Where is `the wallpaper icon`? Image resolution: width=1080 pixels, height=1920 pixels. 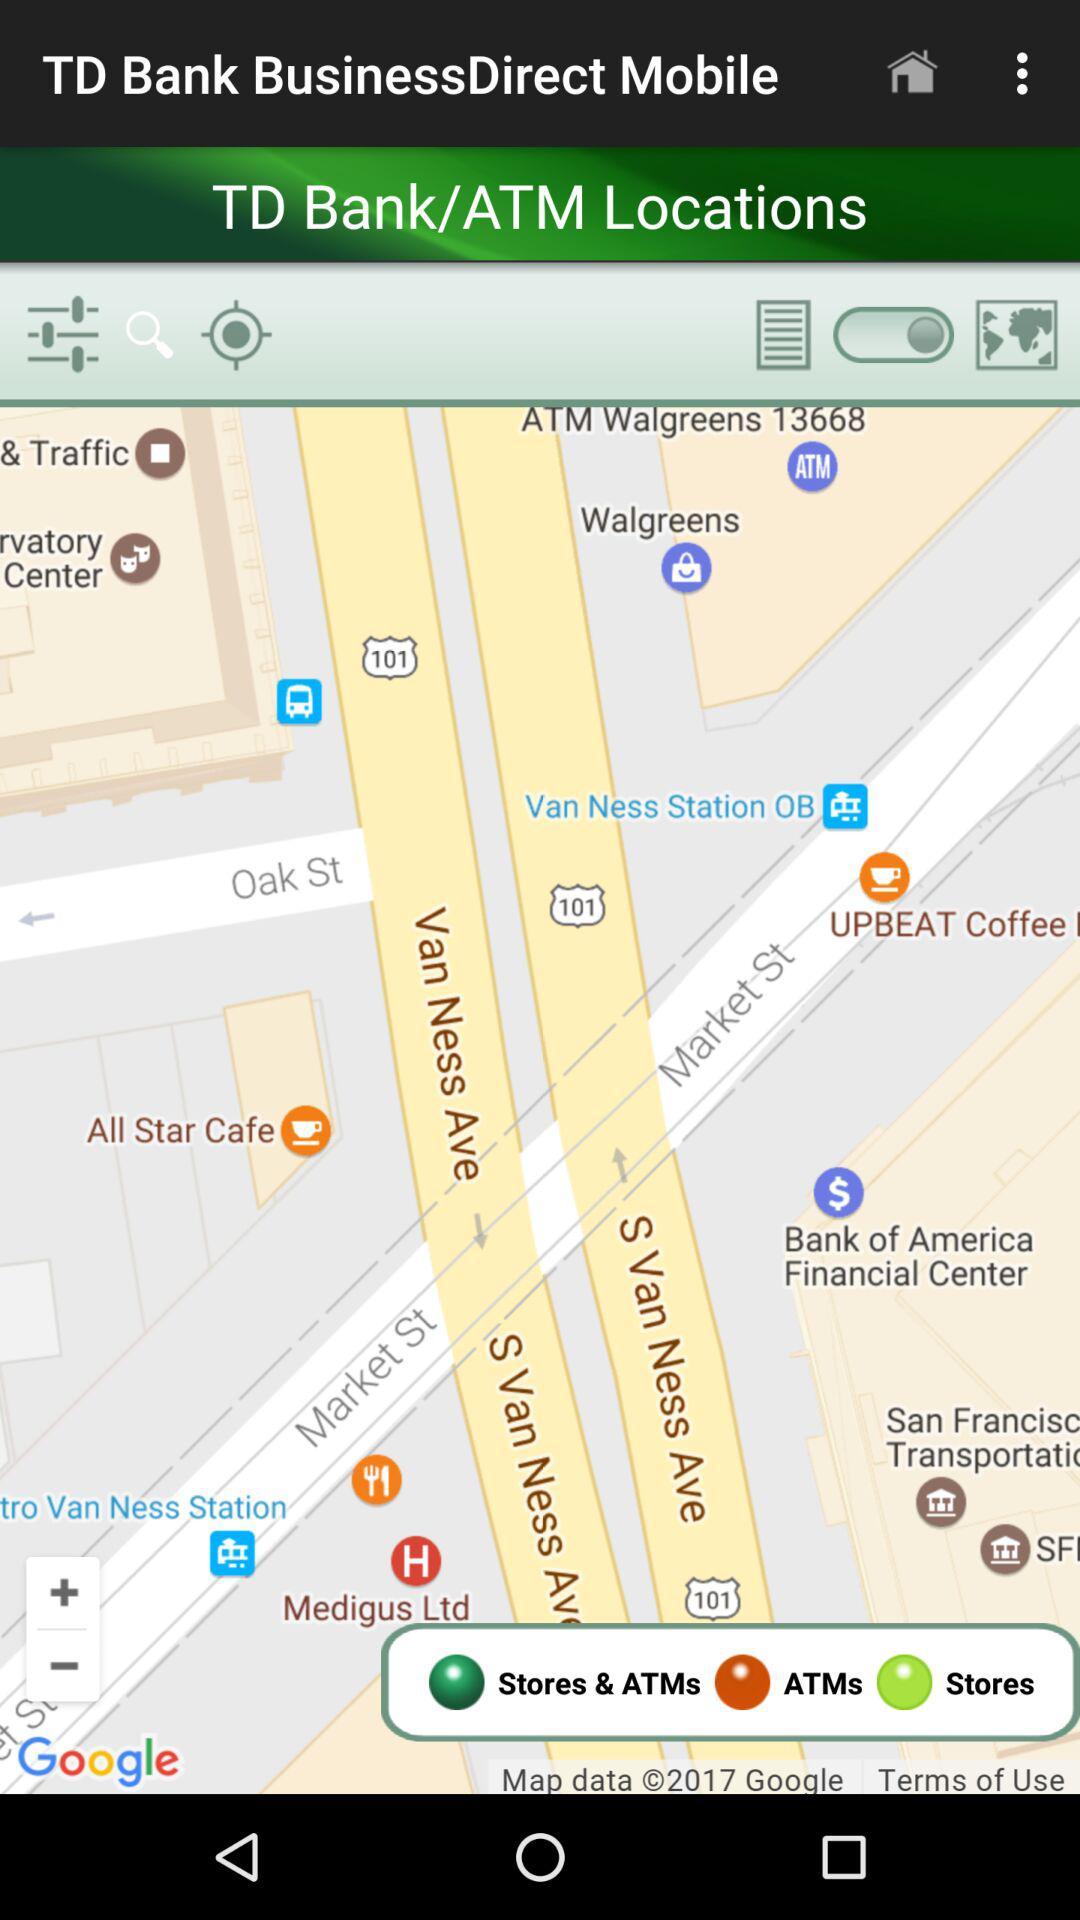 the wallpaper icon is located at coordinates (1017, 334).